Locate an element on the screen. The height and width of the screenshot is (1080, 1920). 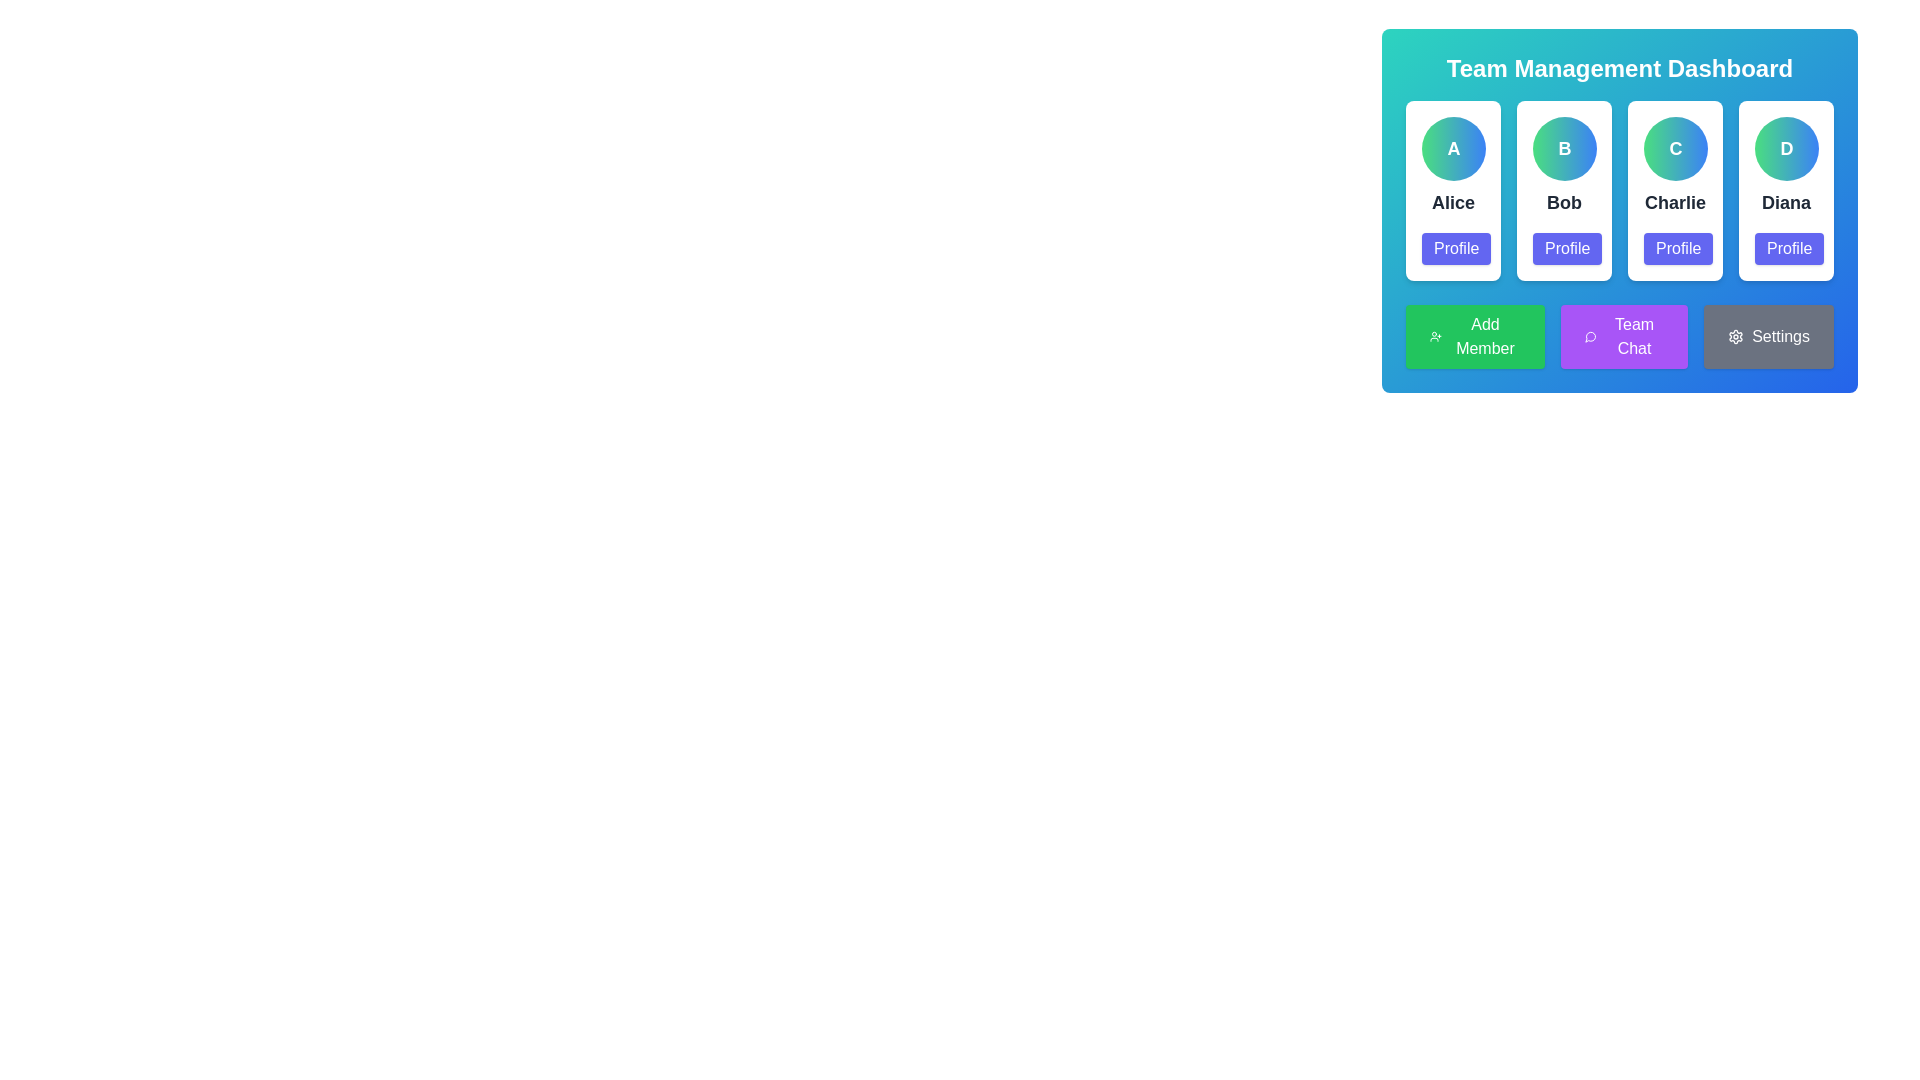
the middle button in the row of three buttons on the 'Team Management Dashboard' is located at coordinates (1620, 335).